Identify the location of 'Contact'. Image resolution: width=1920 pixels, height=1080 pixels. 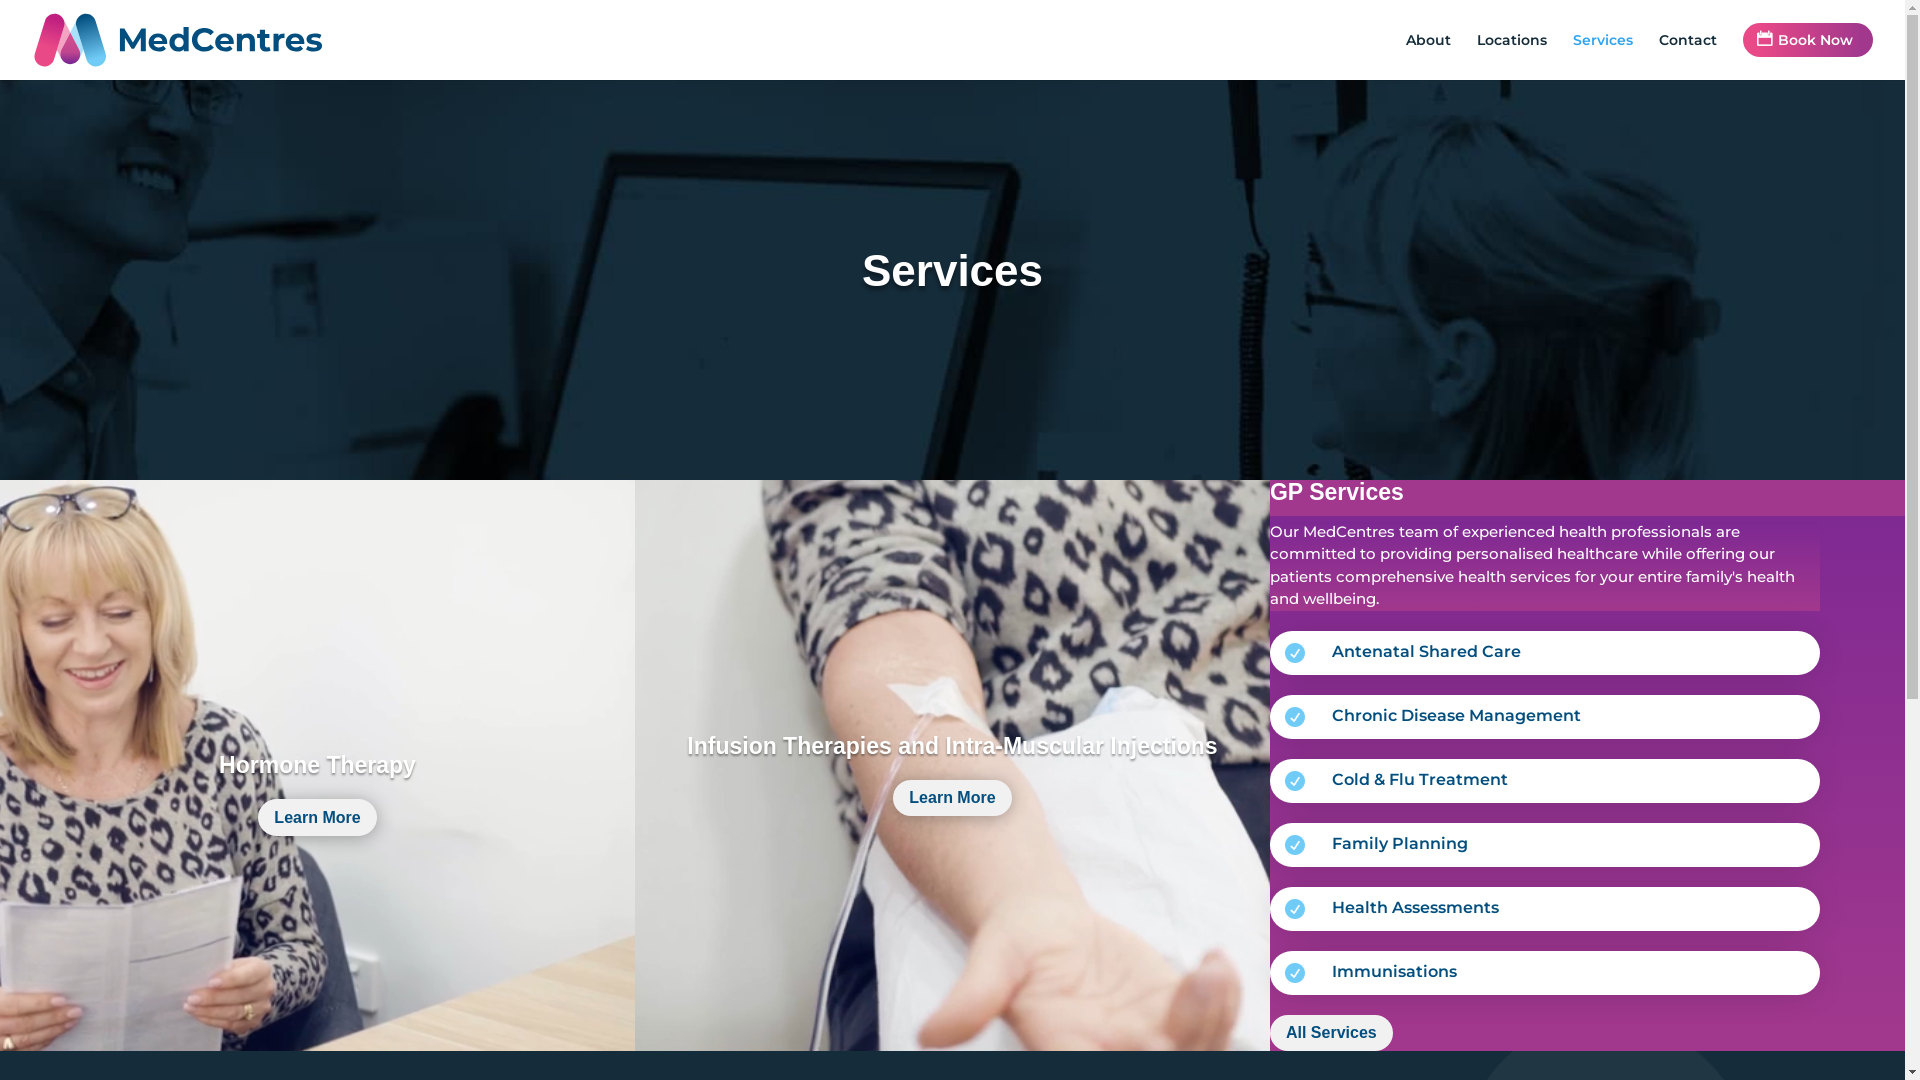
(1687, 55).